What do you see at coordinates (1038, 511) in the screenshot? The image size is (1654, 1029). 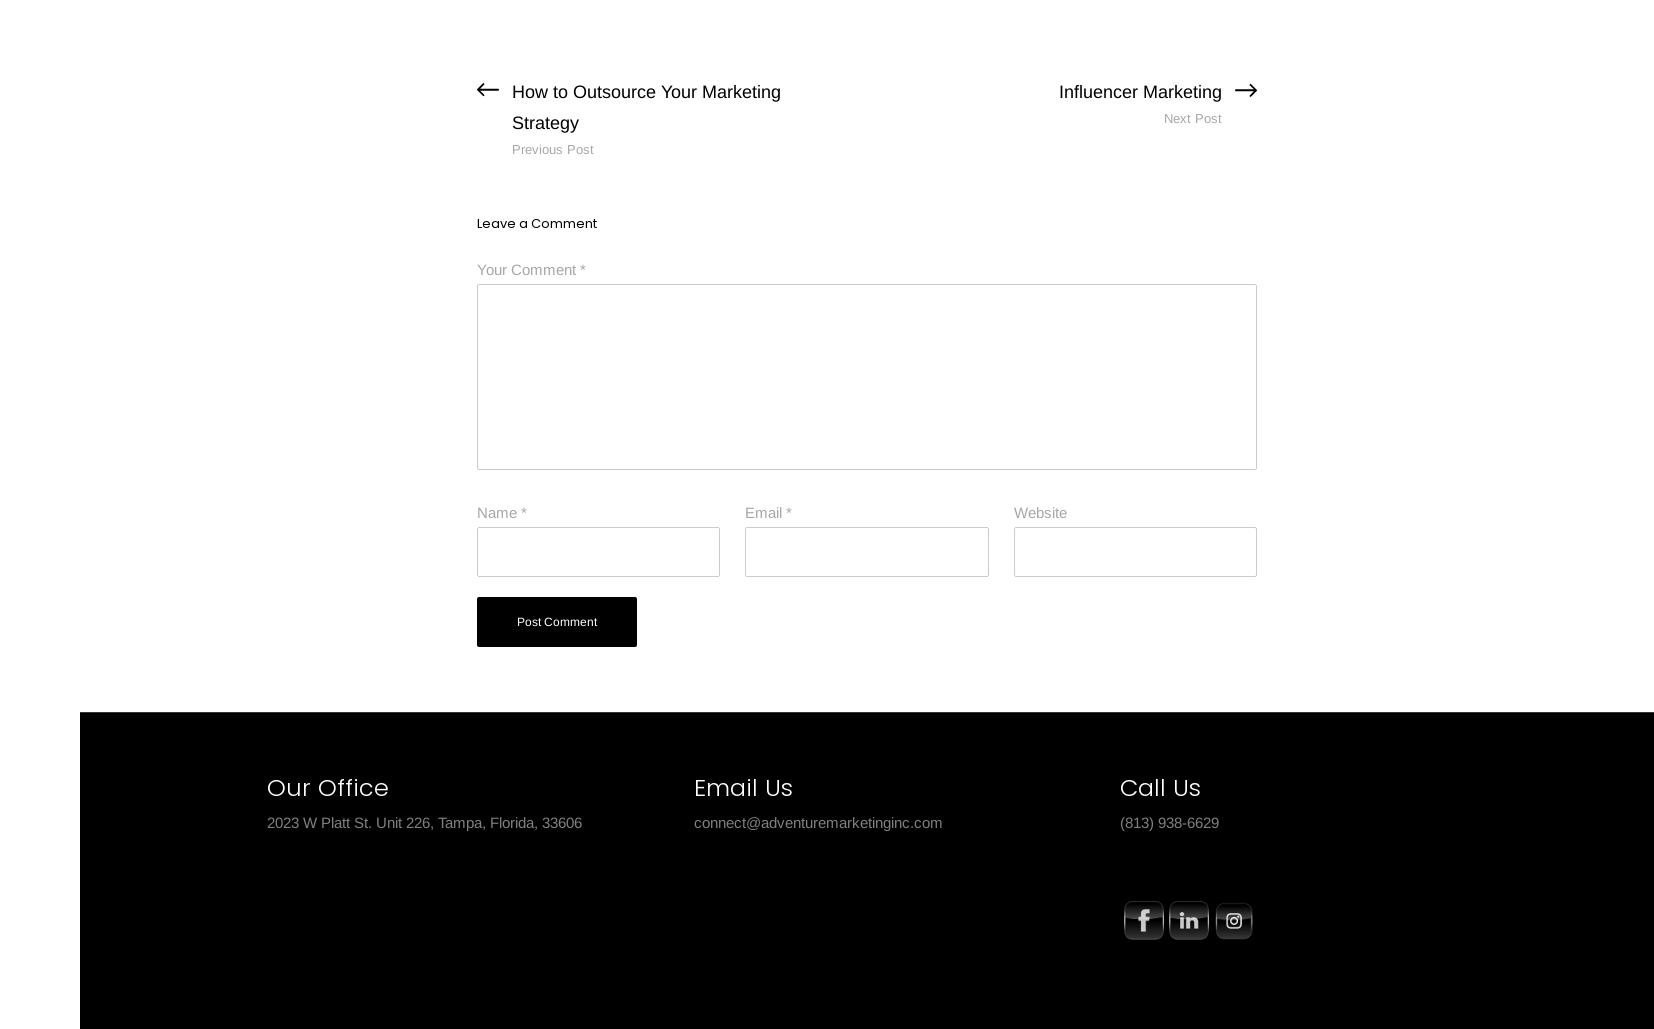 I see `'Website'` at bounding box center [1038, 511].